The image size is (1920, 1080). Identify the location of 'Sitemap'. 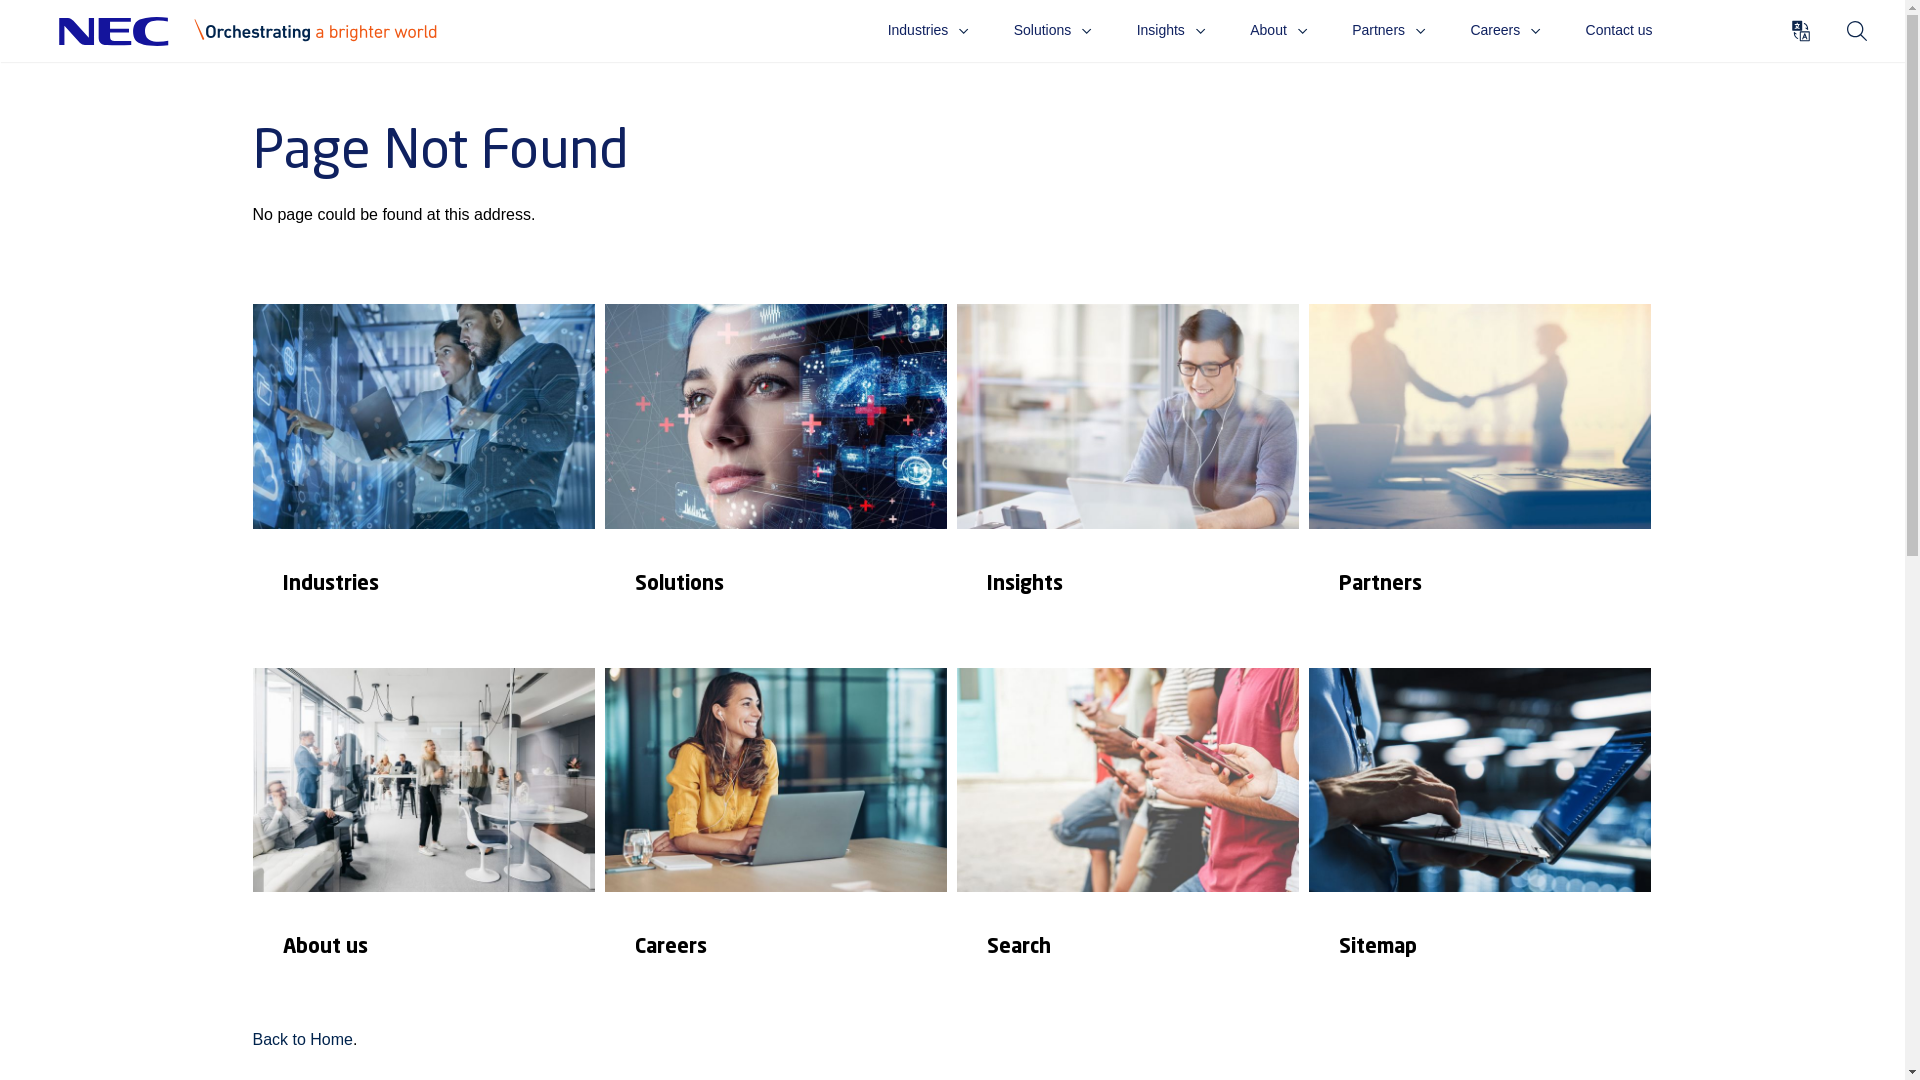
(1478, 844).